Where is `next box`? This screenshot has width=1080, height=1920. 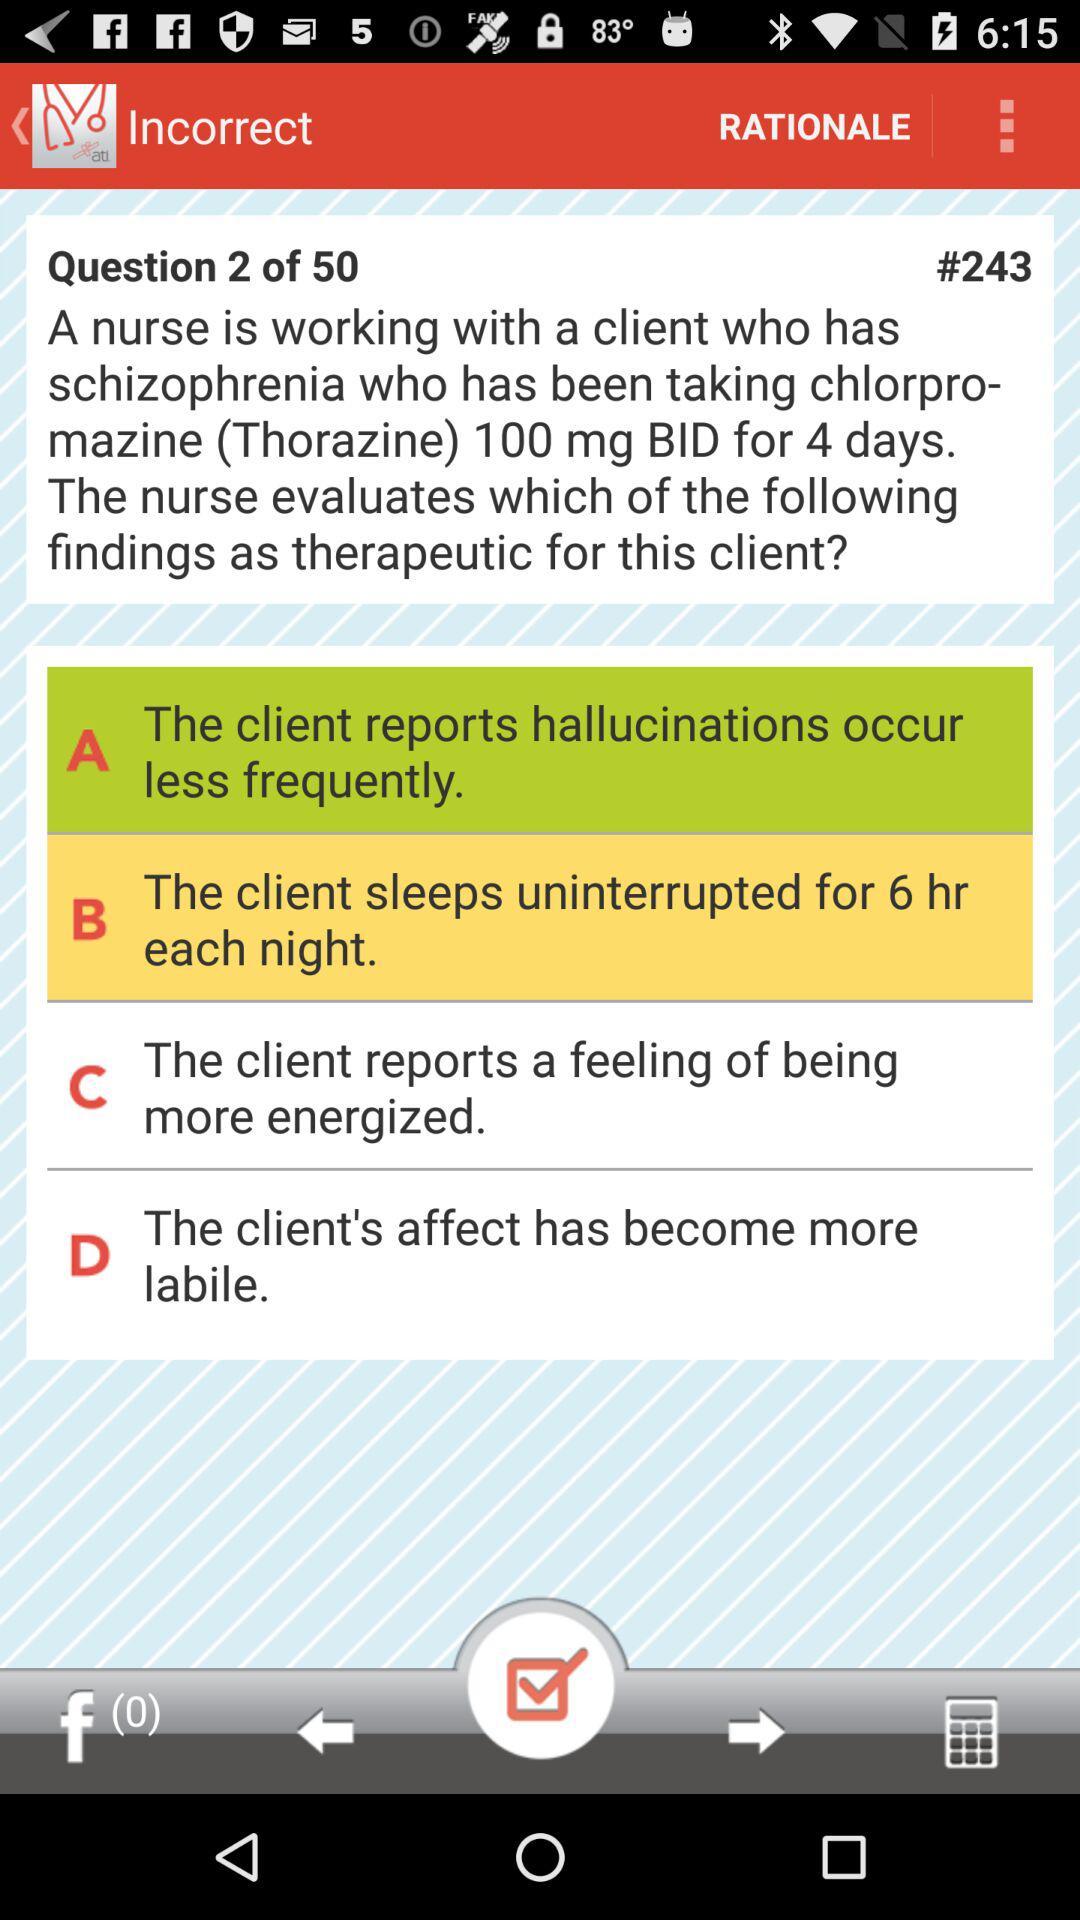 next box is located at coordinates (756, 1730).